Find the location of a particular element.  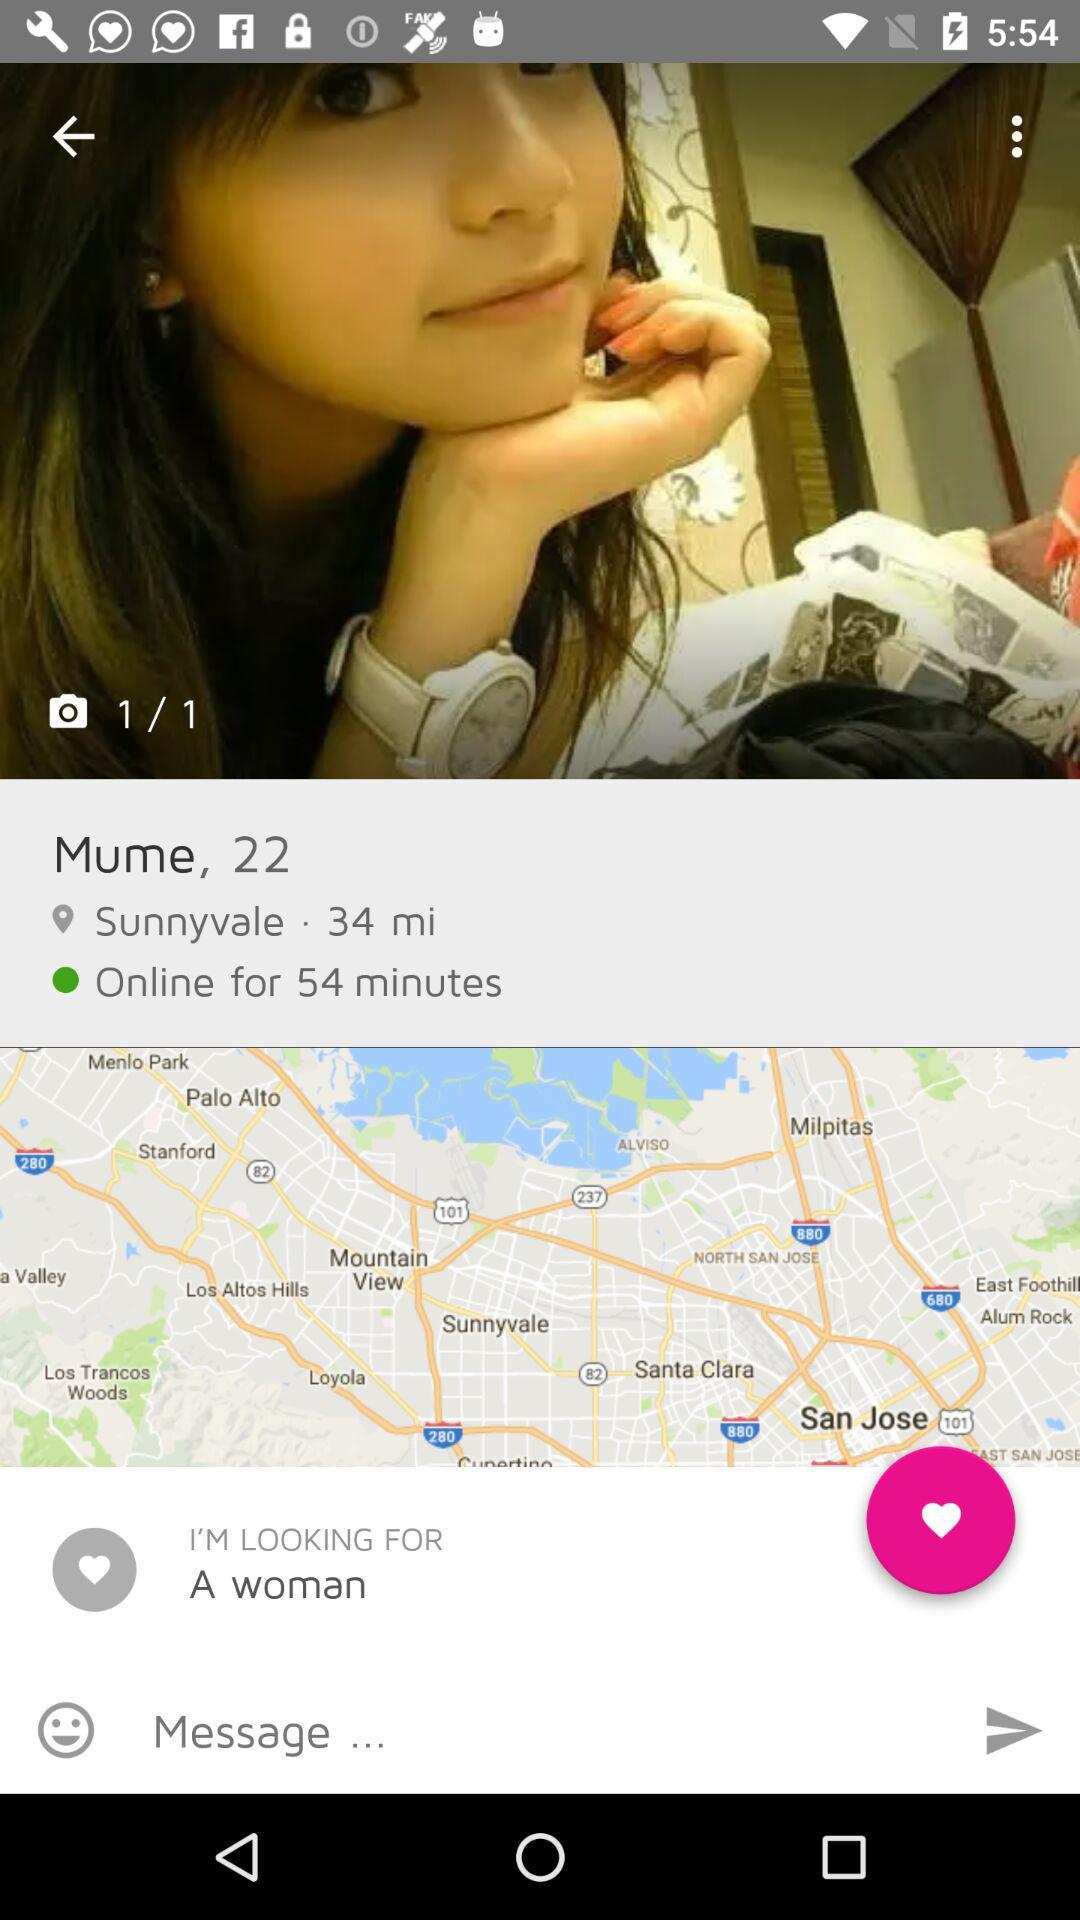

the favorite icon is located at coordinates (940, 1527).